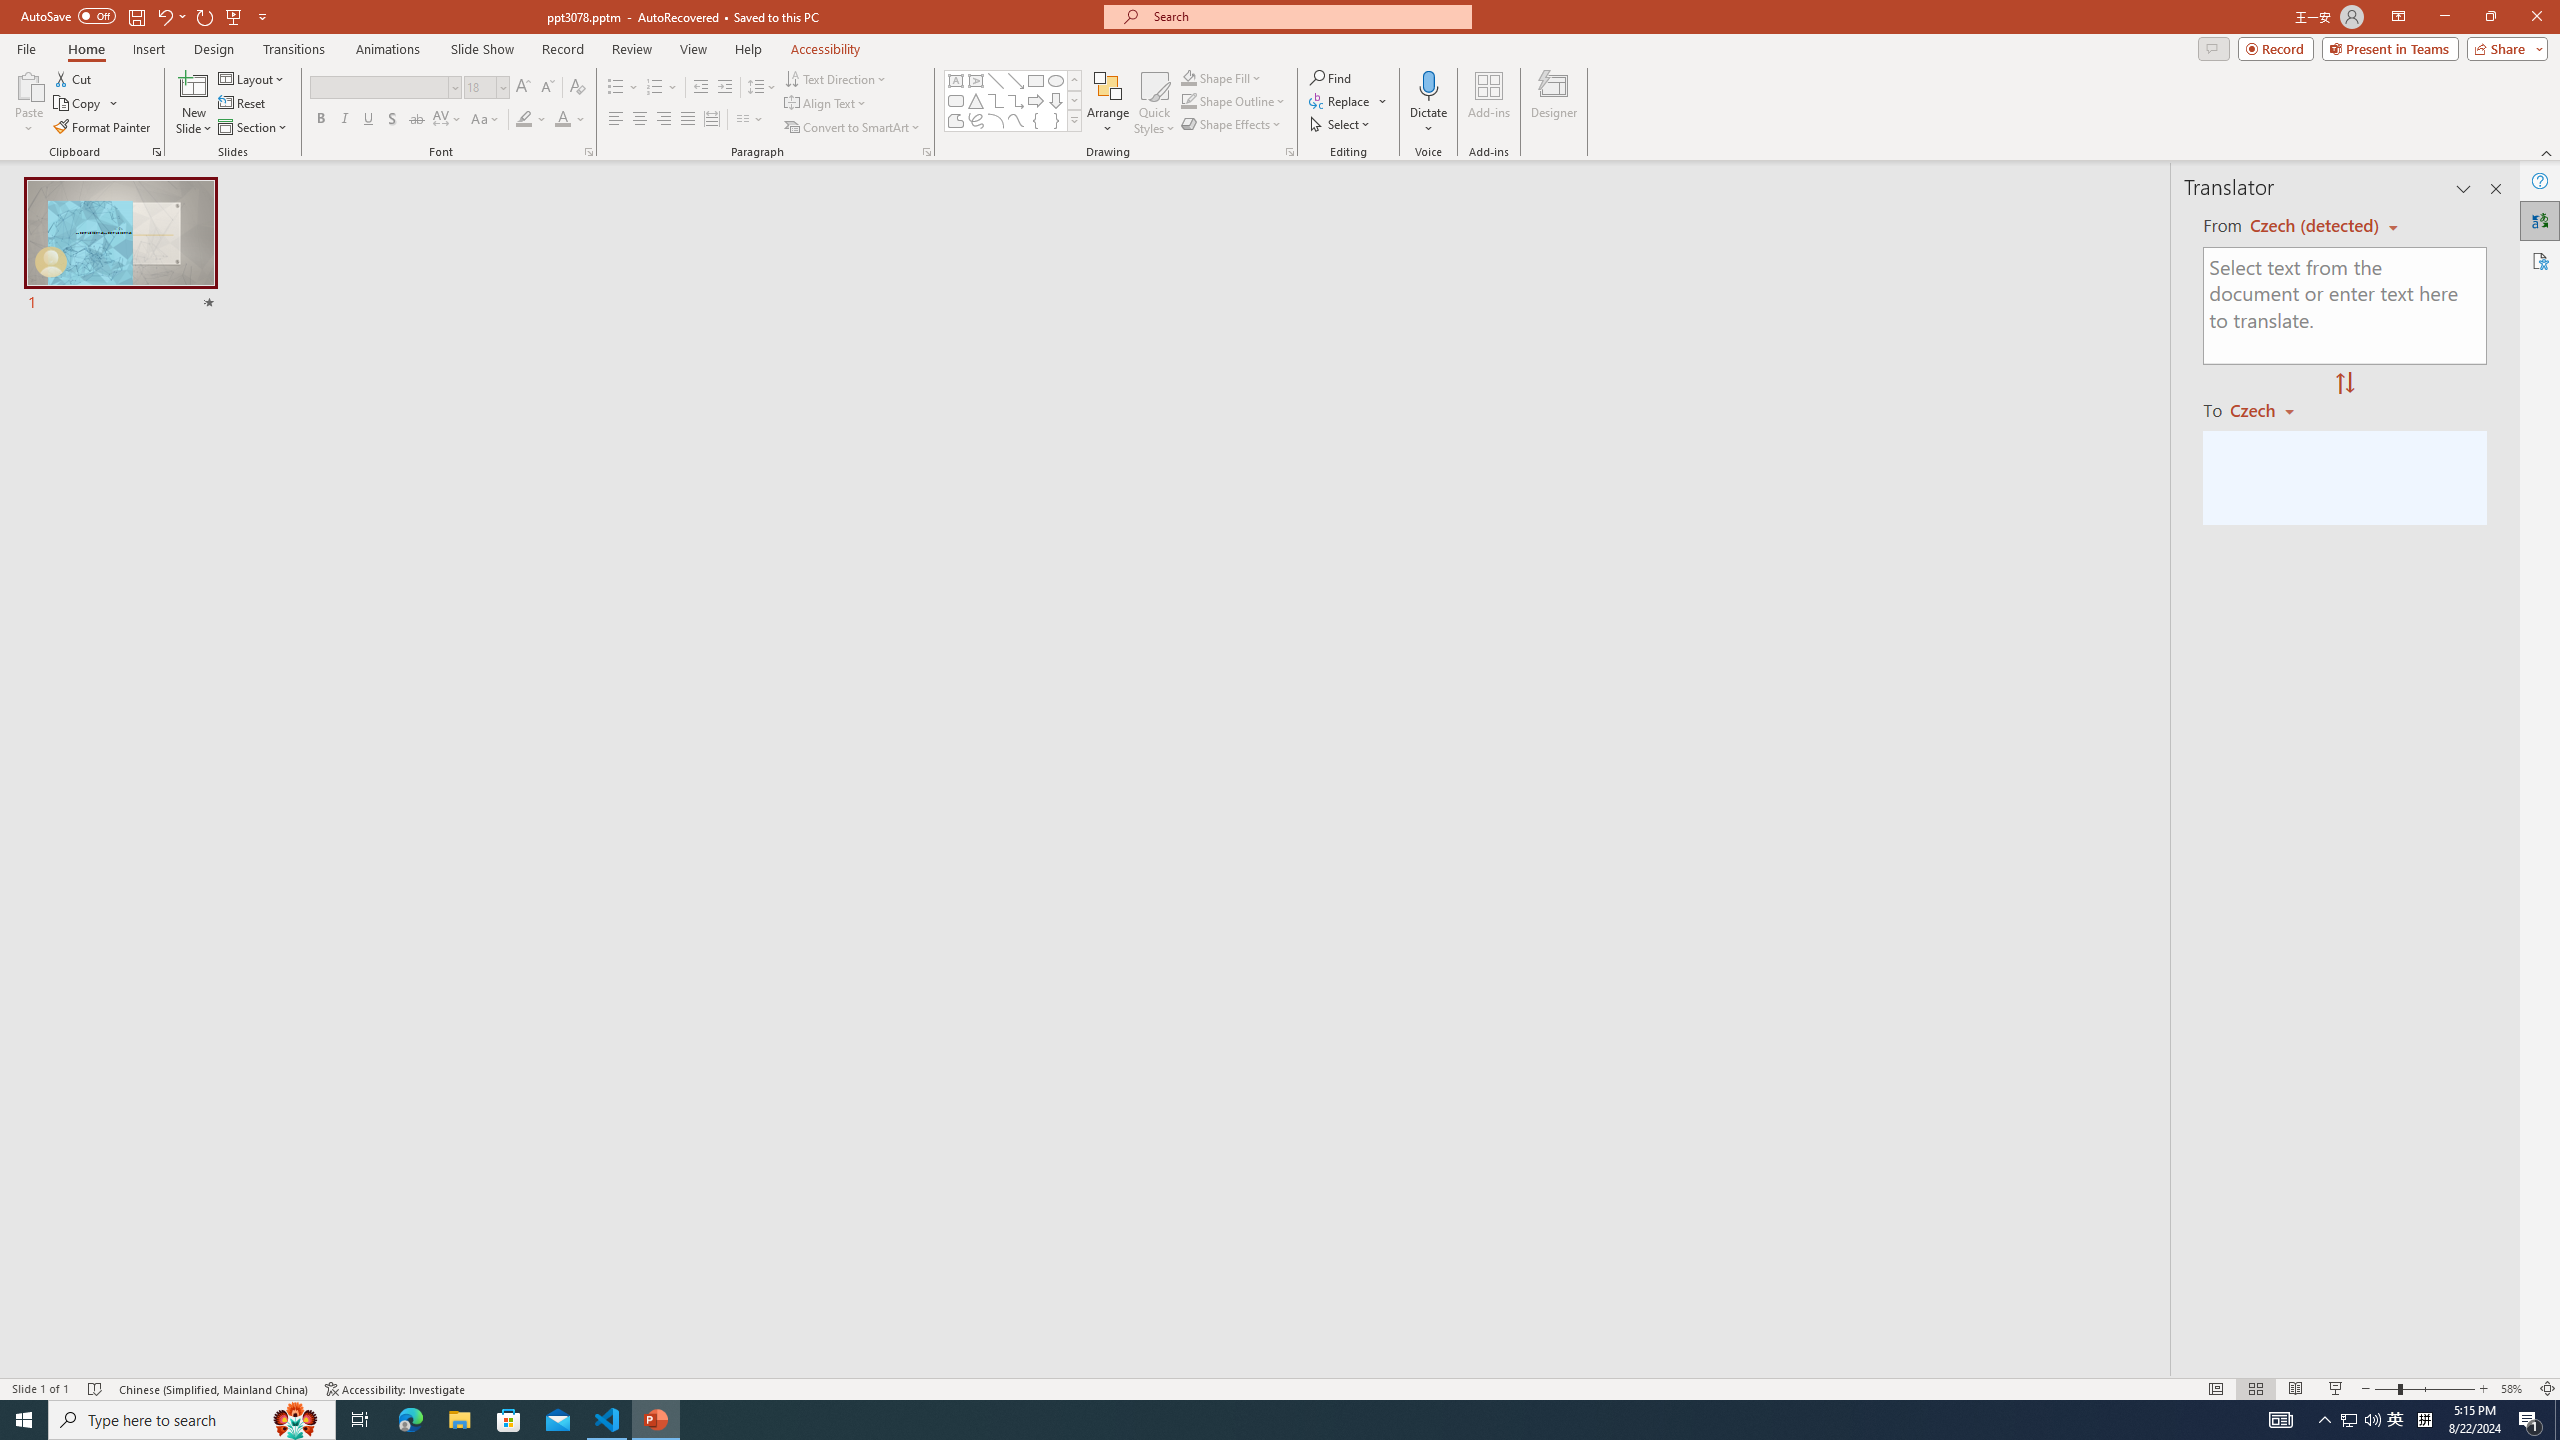 Image resolution: width=2560 pixels, height=1440 pixels. Describe the element at coordinates (2270, 409) in the screenshot. I see `'Czech'` at that location.